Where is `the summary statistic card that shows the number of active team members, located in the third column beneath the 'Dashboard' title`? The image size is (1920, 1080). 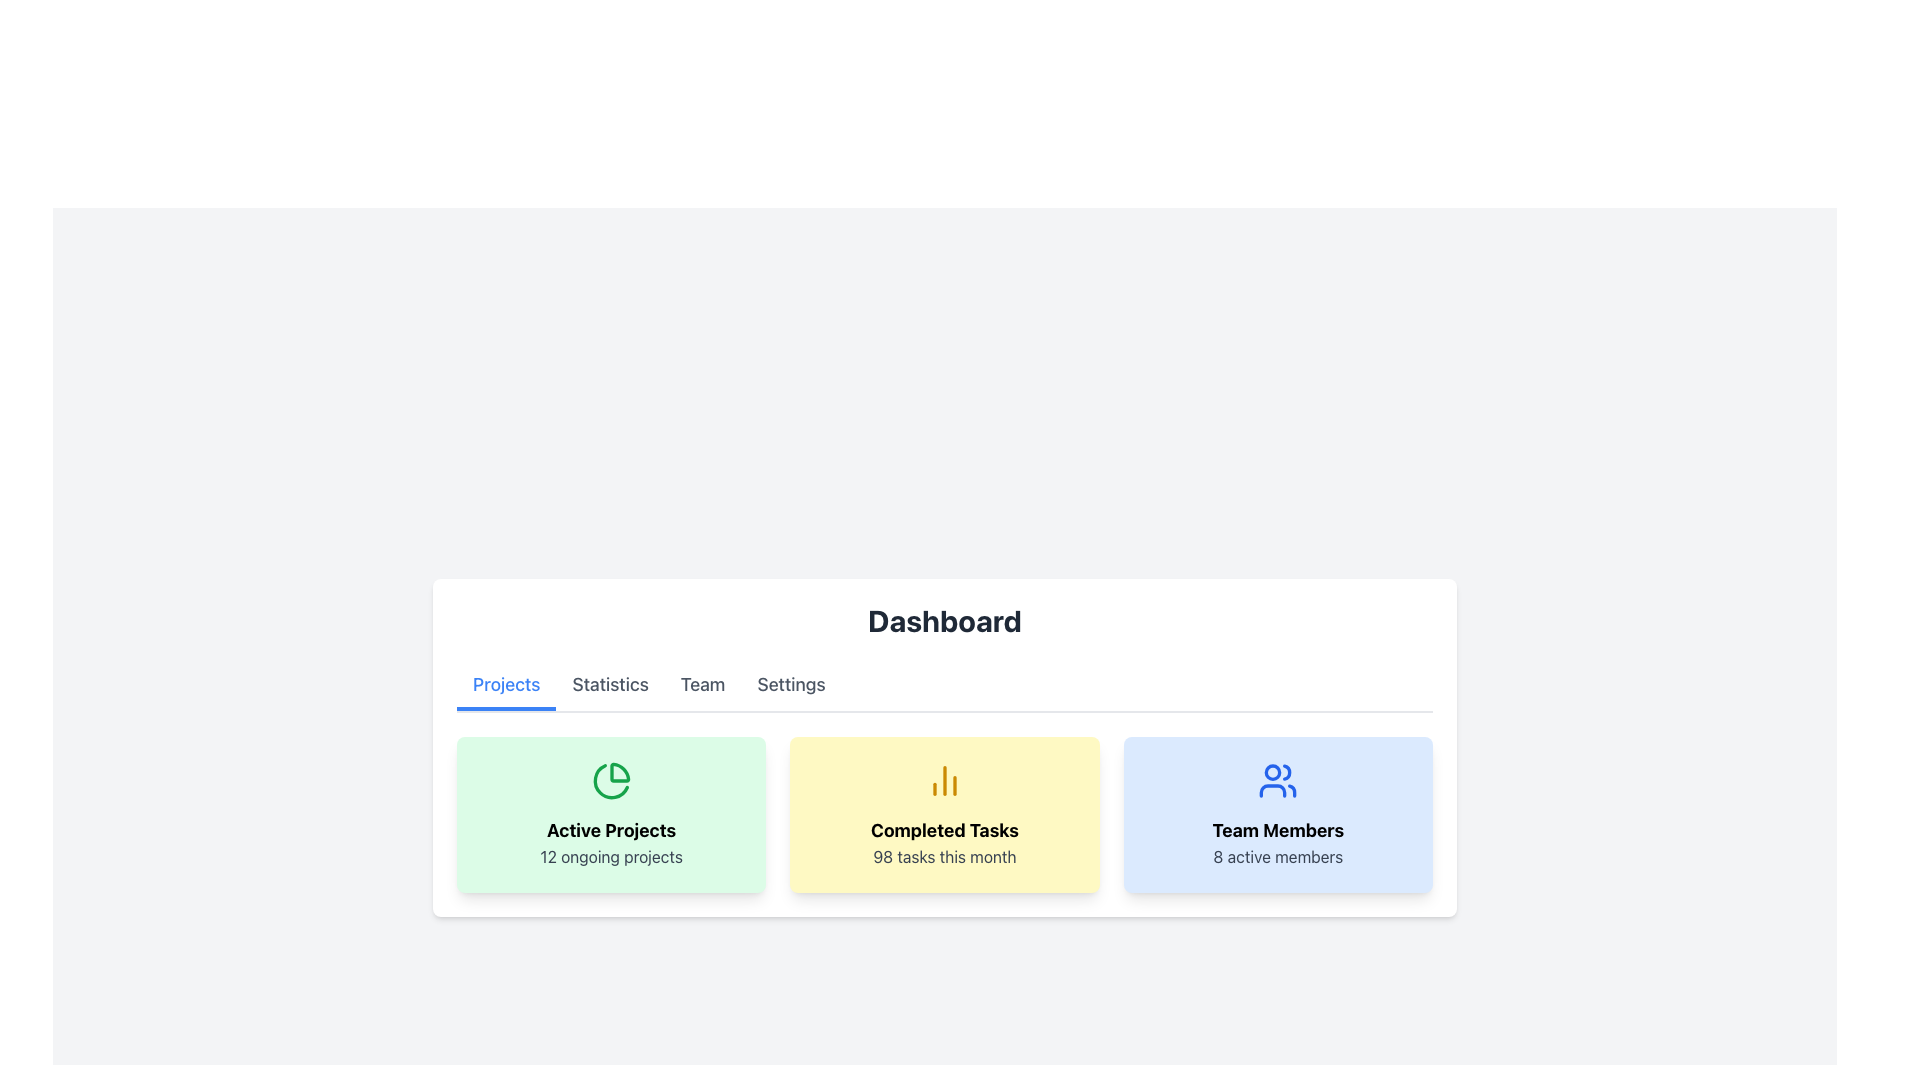 the summary statistic card that shows the number of active team members, located in the third column beneath the 'Dashboard' title is located at coordinates (1277, 814).